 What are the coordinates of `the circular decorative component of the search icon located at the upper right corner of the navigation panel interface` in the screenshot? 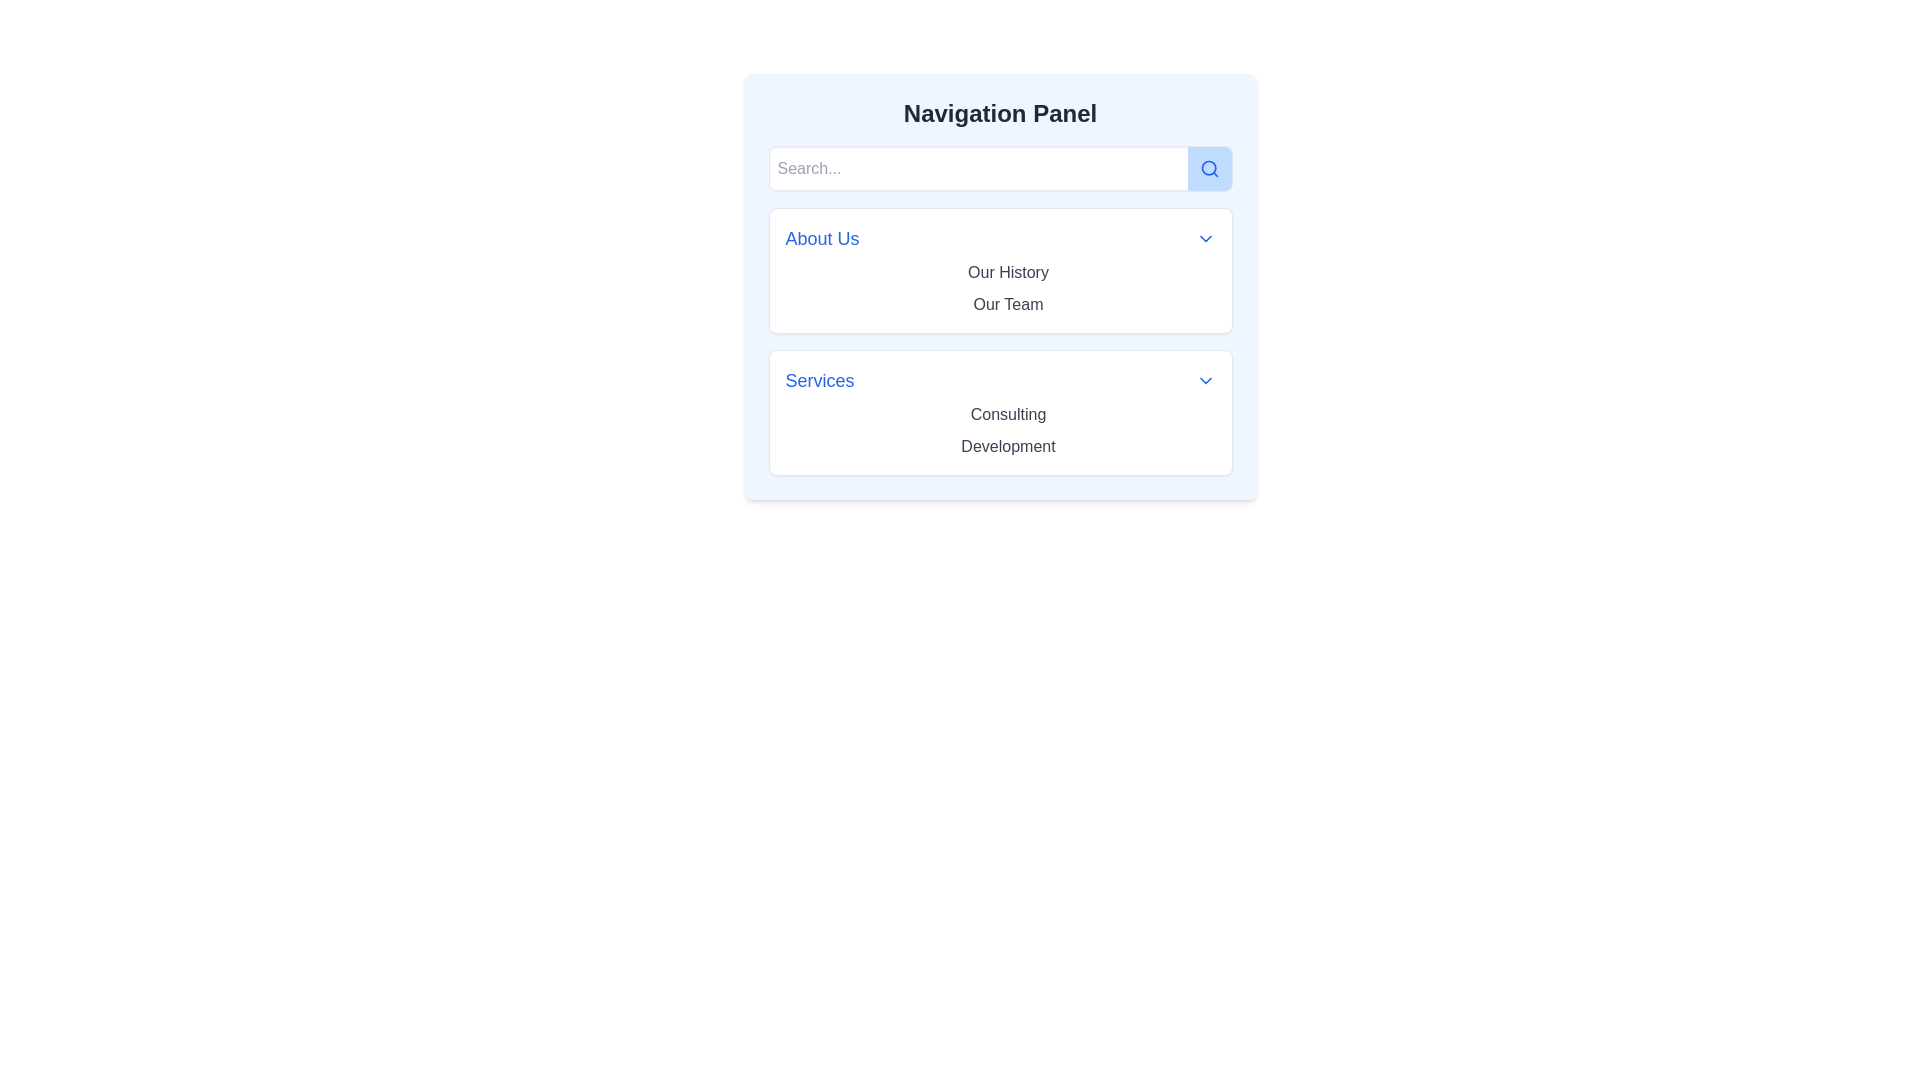 It's located at (1207, 167).